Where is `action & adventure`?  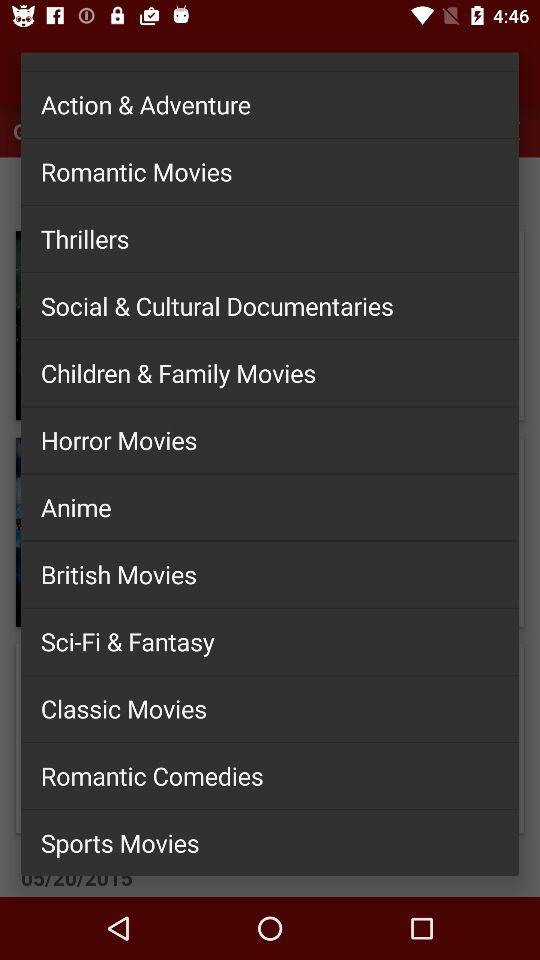 action & adventure is located at coordinates (270, 104).